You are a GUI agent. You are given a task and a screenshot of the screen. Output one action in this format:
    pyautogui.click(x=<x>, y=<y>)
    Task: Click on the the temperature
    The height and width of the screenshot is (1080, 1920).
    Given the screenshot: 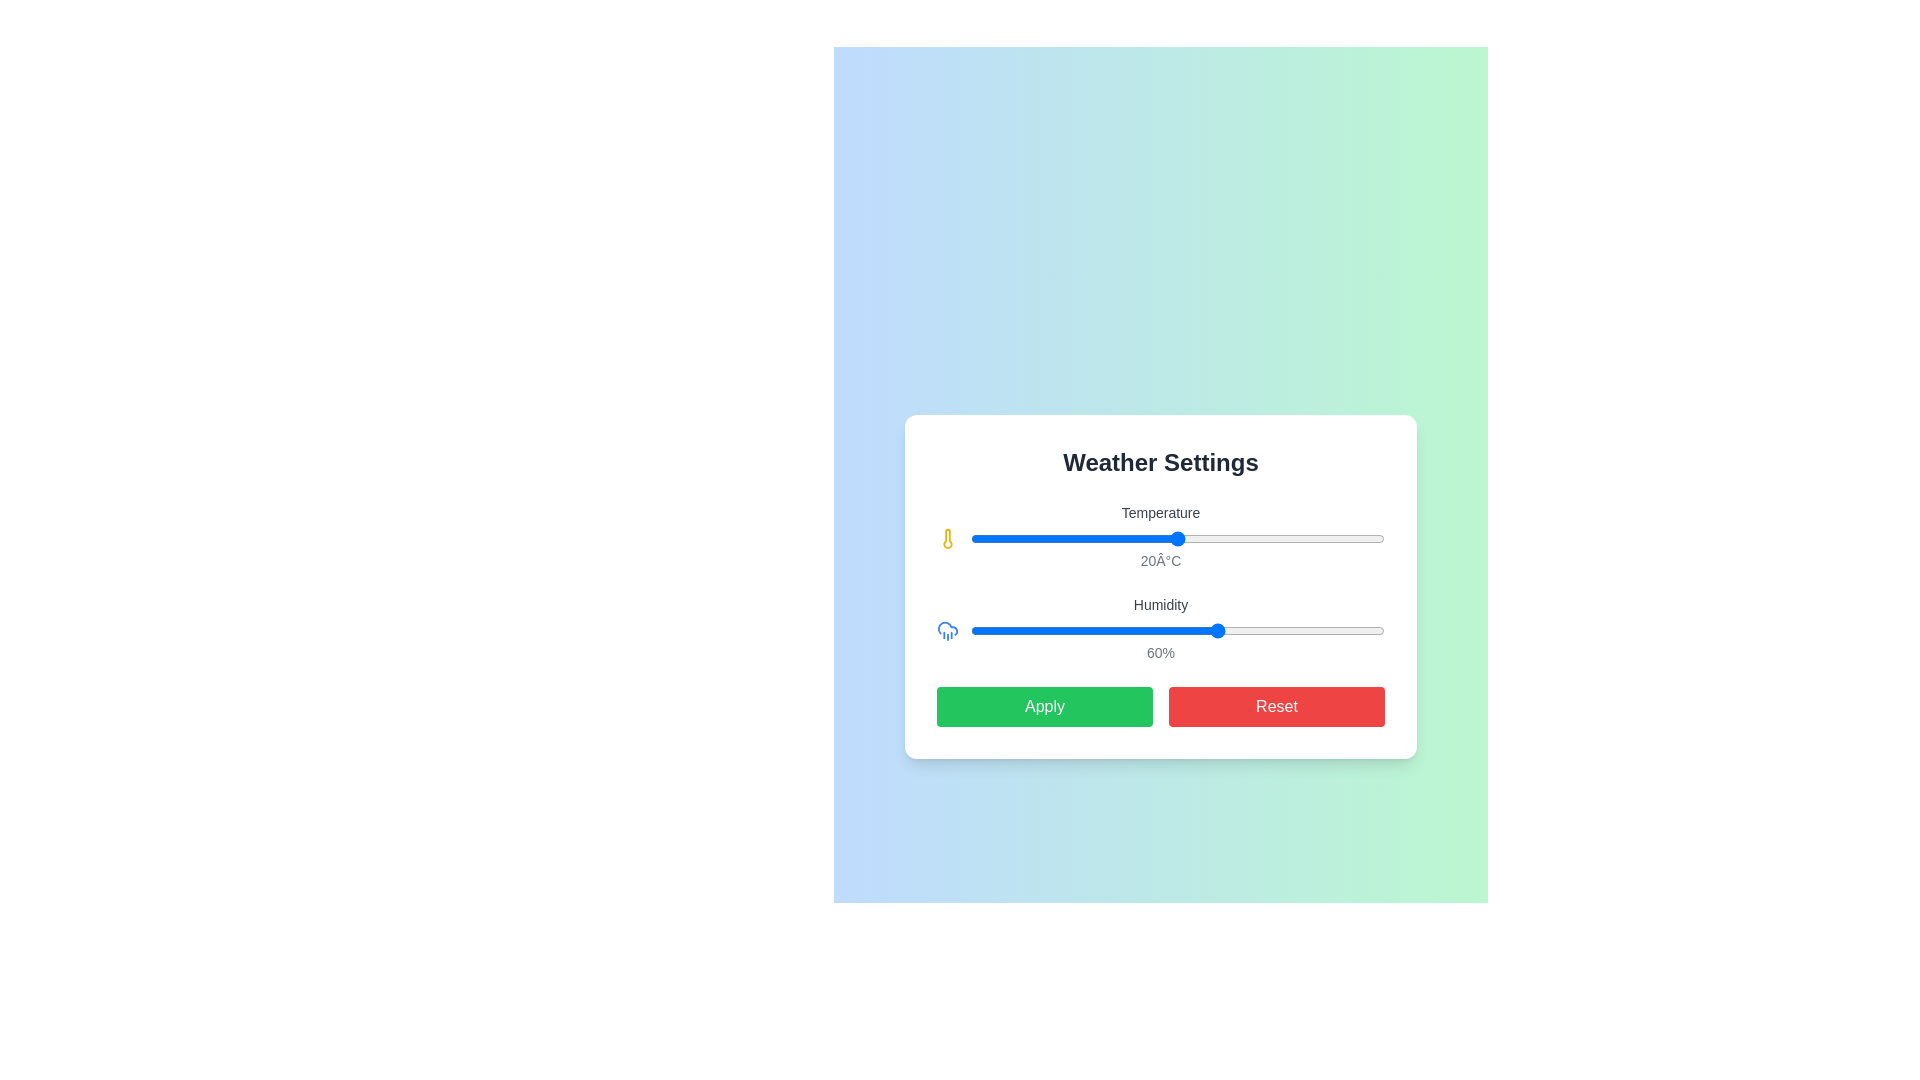 What is the action you would take?
    pyautogui.click(x=1333, y=538)
    